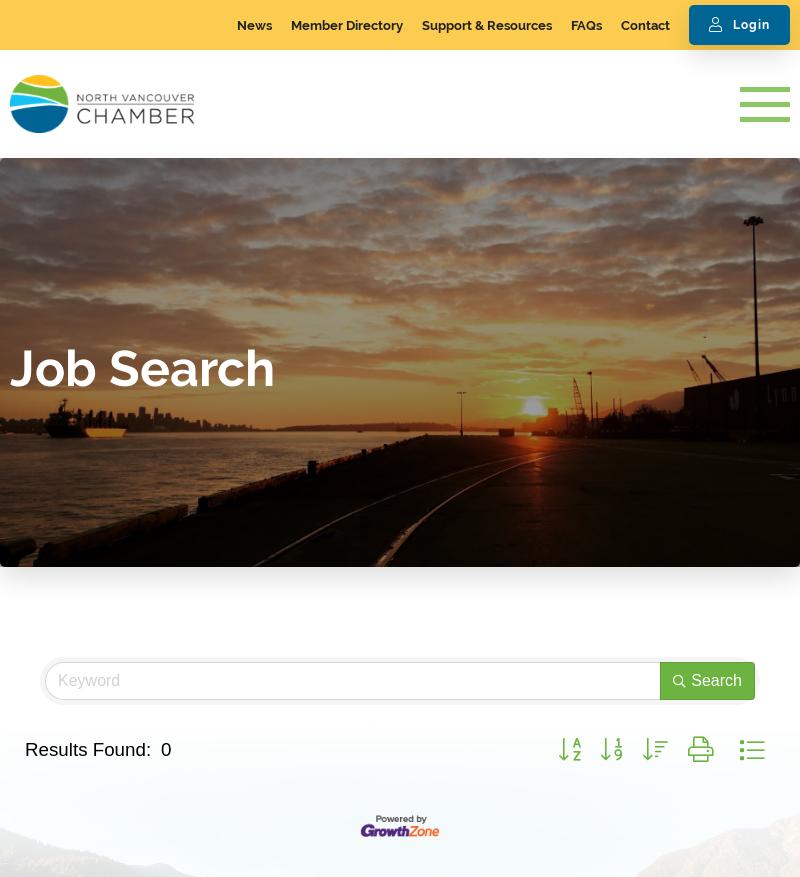 The height and width of the screenshot is (877, 800). What do you see at coordinates (235, 24) in the screenshot?
I see `'News'` at bounding box center [235, 24].